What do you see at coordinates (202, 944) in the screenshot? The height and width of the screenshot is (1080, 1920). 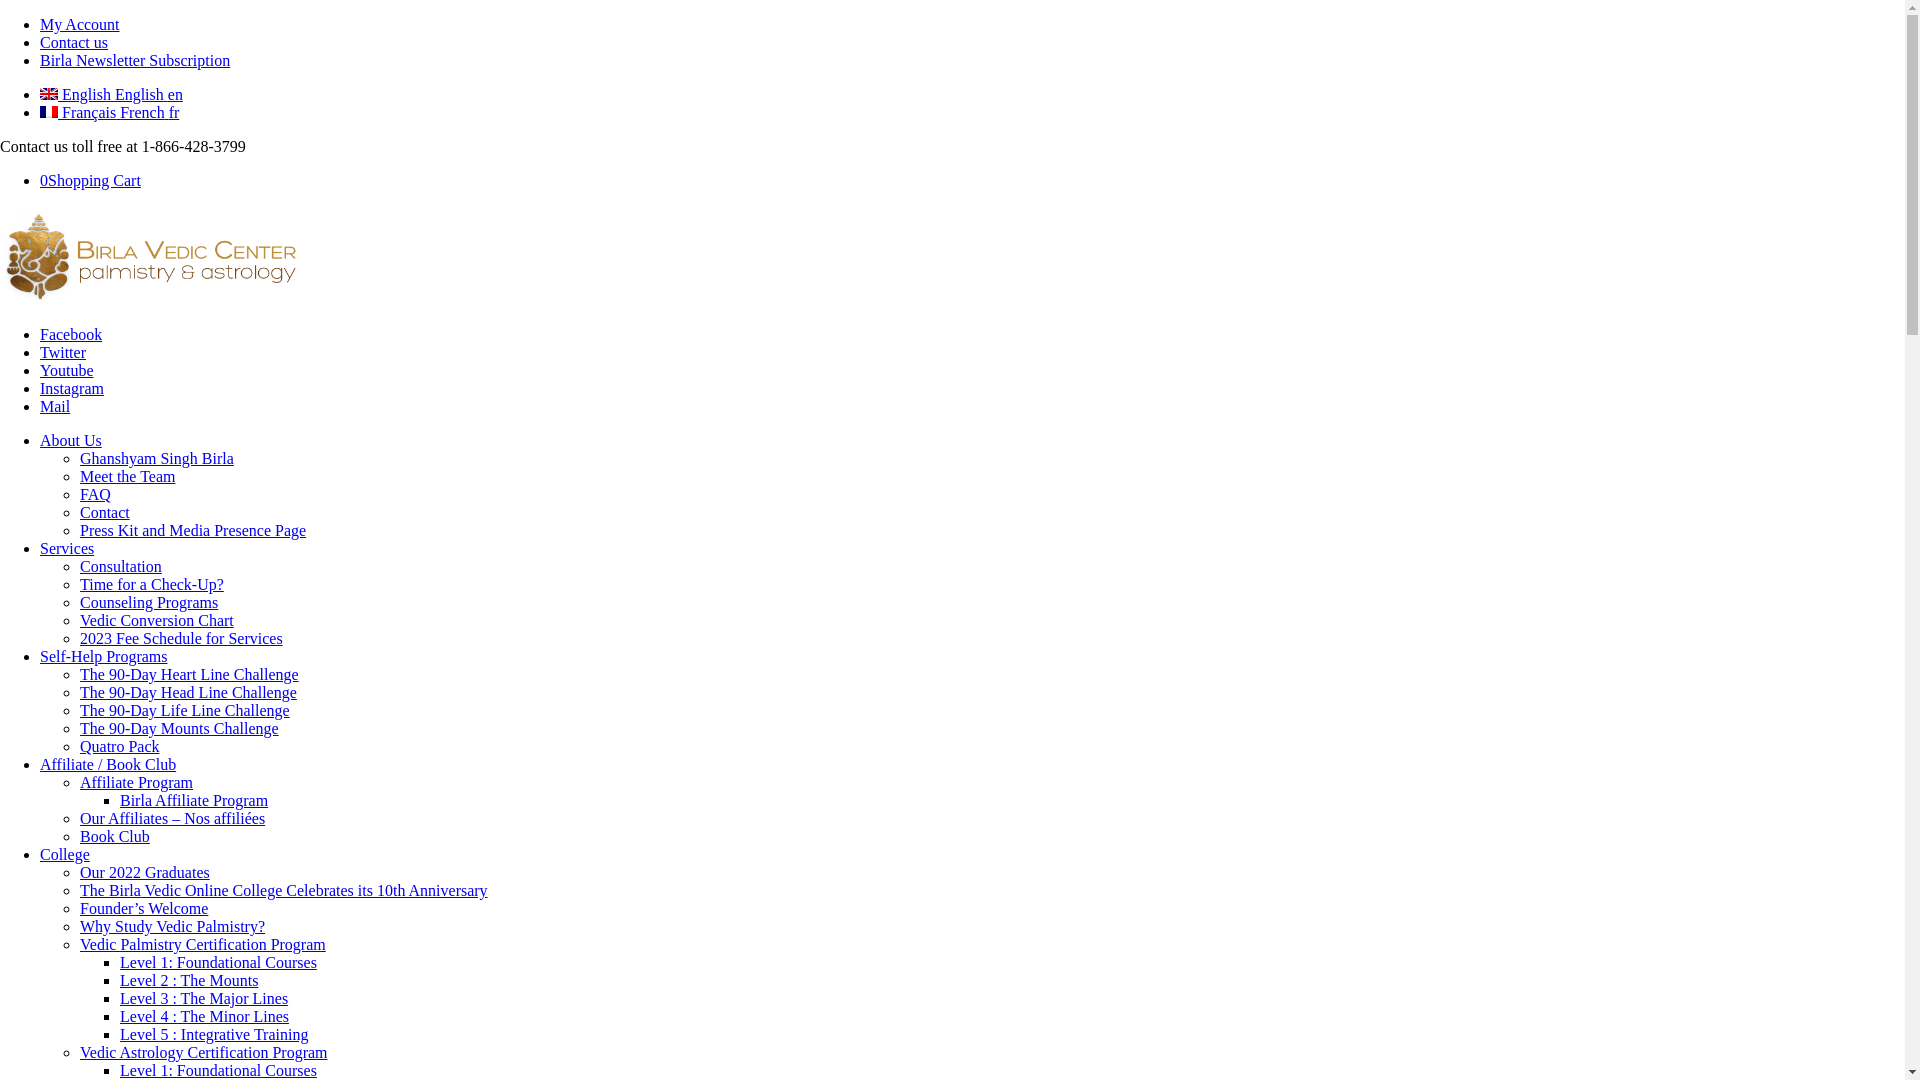 I see `'Vedic Palmistry Certification Program'` at bounding box center [202, 944].